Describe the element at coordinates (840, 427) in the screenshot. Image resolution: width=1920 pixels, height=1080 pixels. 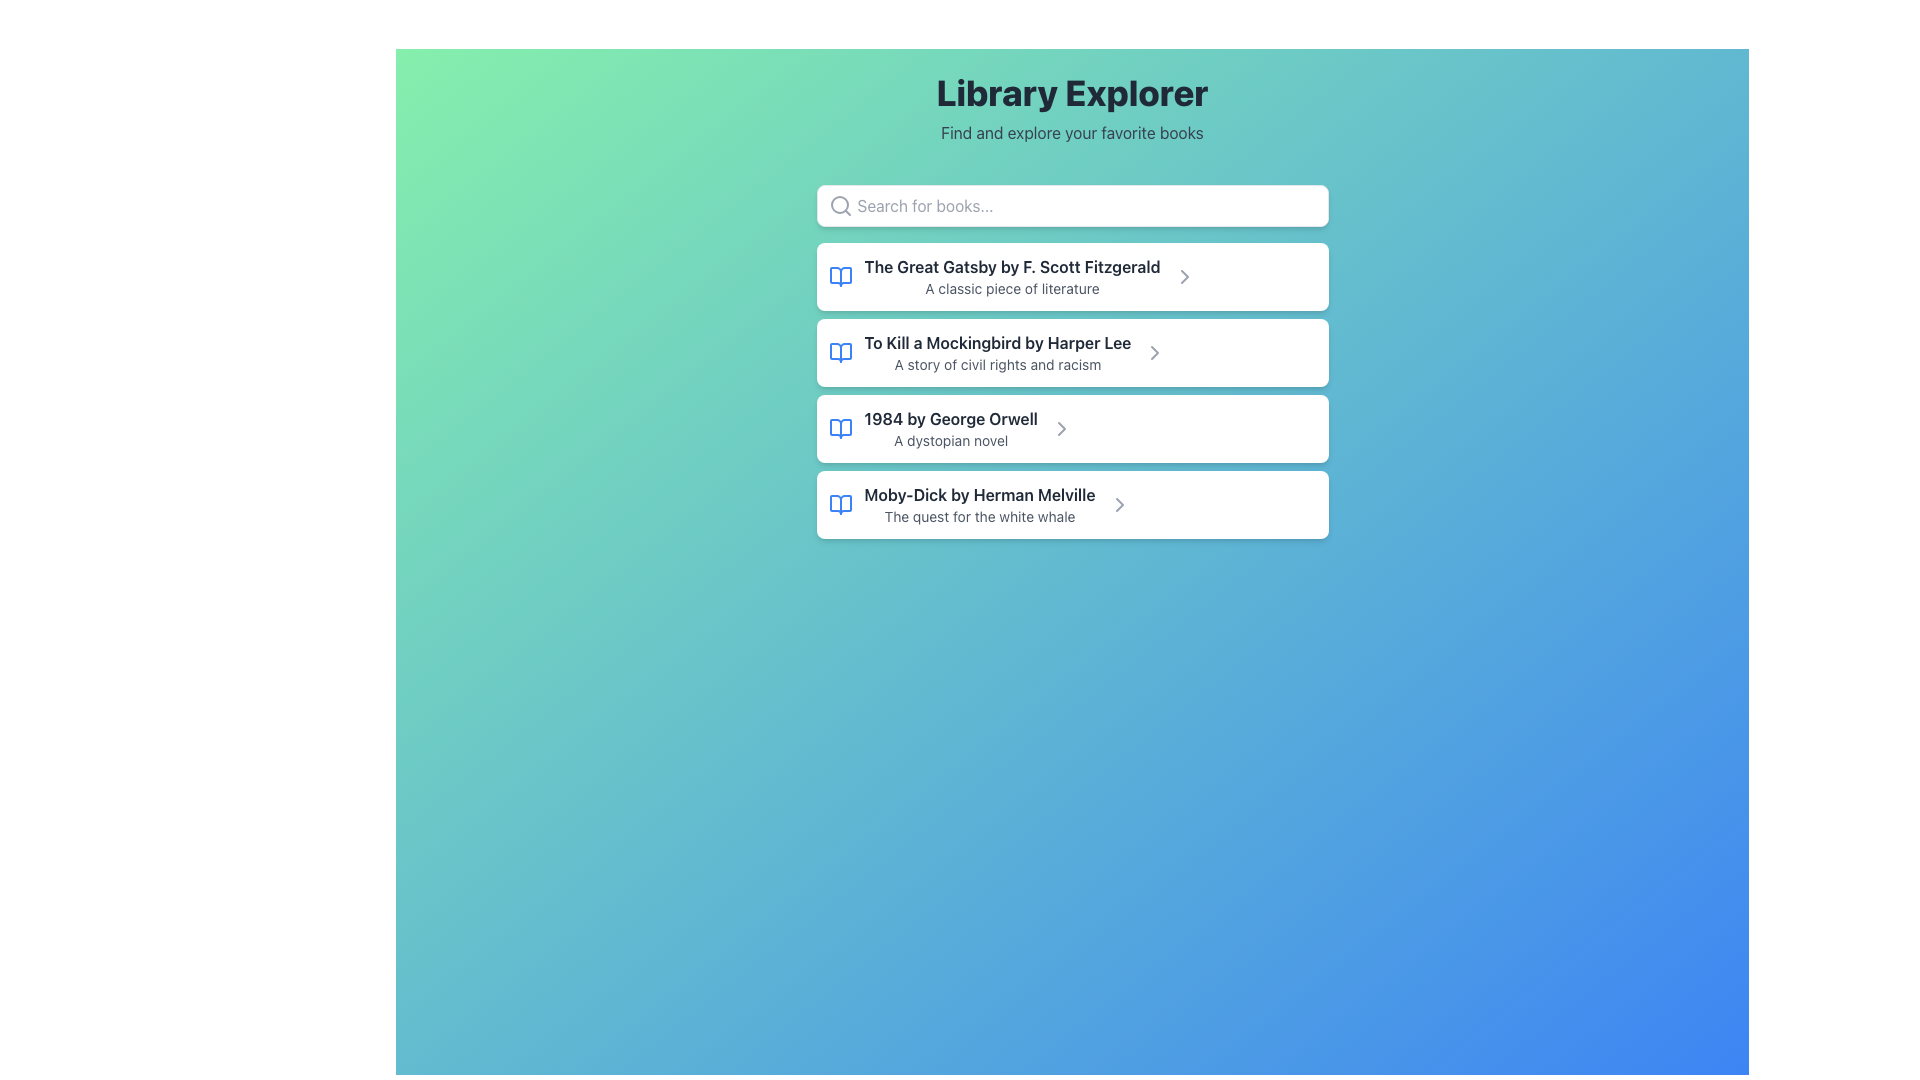
I see `the book icon that visually represents a book, located to the left of the text content '1984 by George Orwell' and 'A dystopian novel' within the third tile of a vertical list of book entries` at that location.